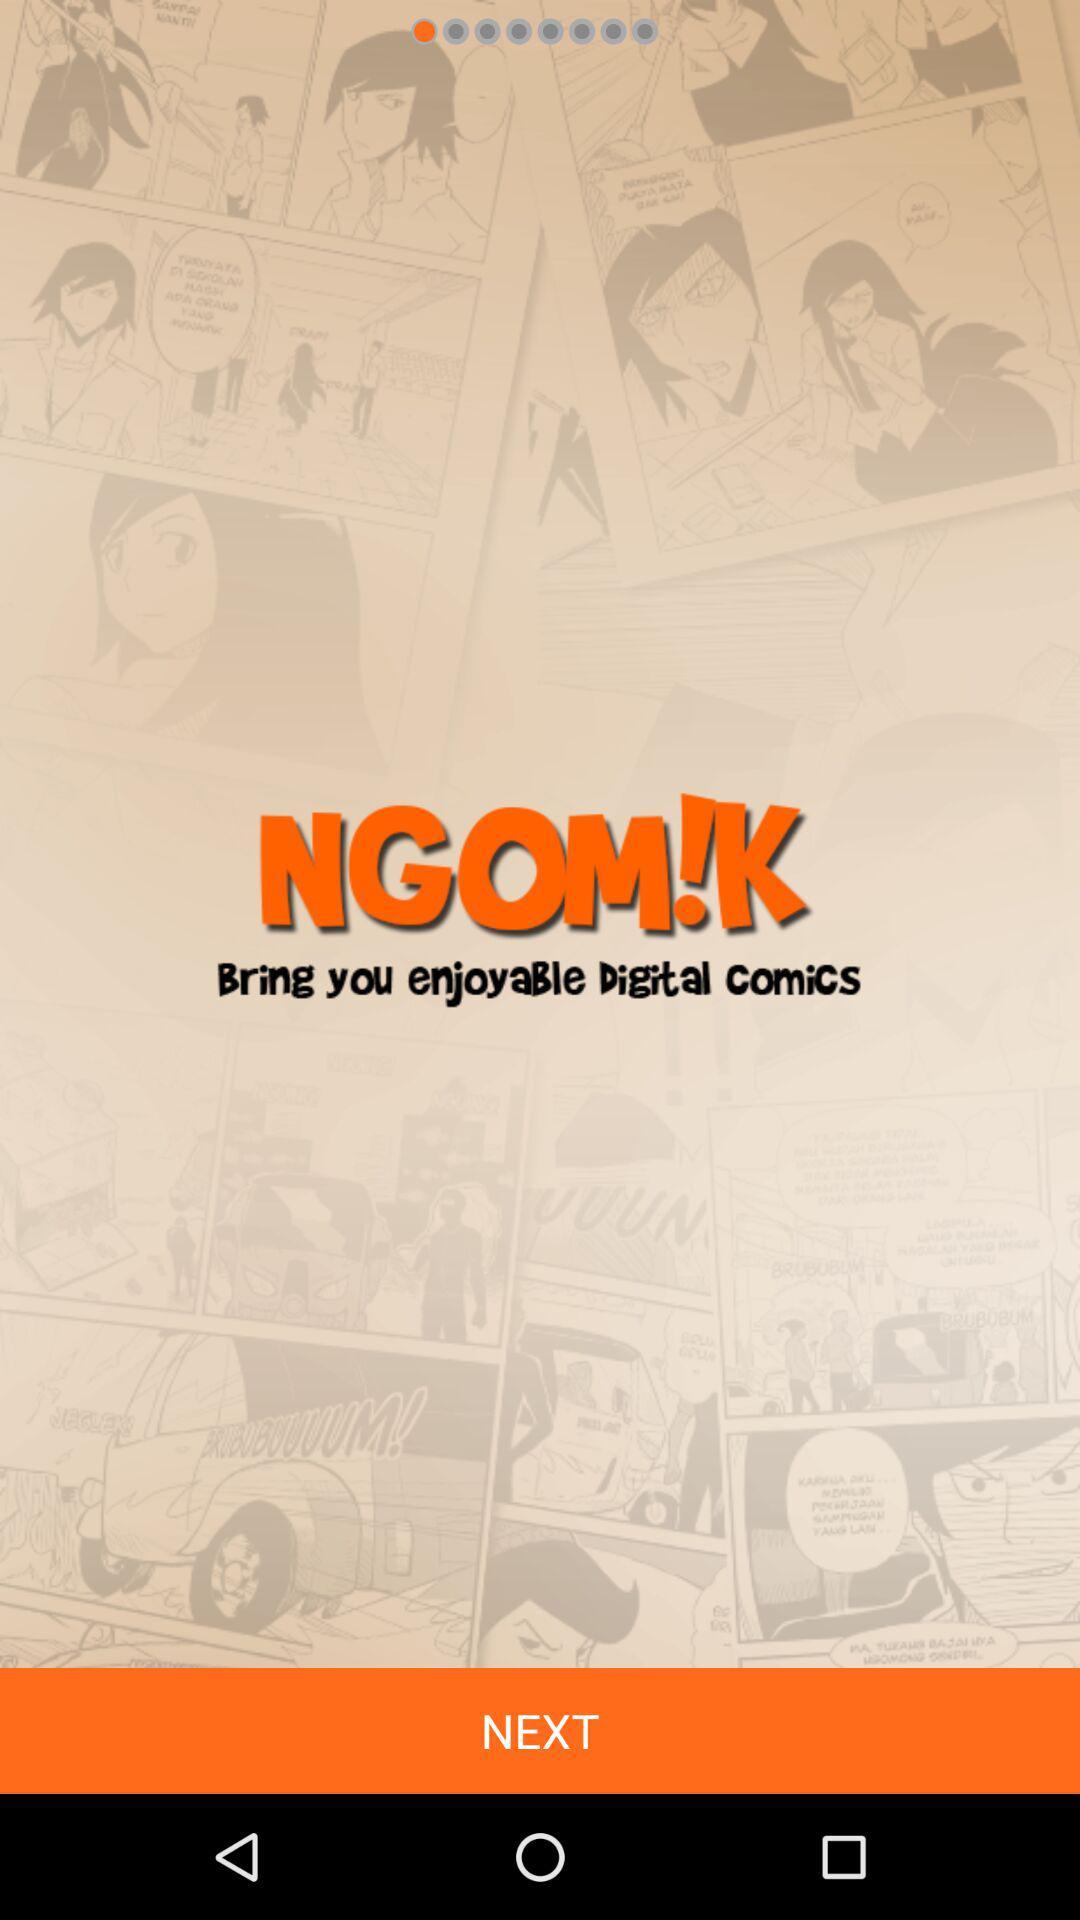  Describe the element at coordinates (540, 1730) in the screenshot. I see `the next icon` at that location.